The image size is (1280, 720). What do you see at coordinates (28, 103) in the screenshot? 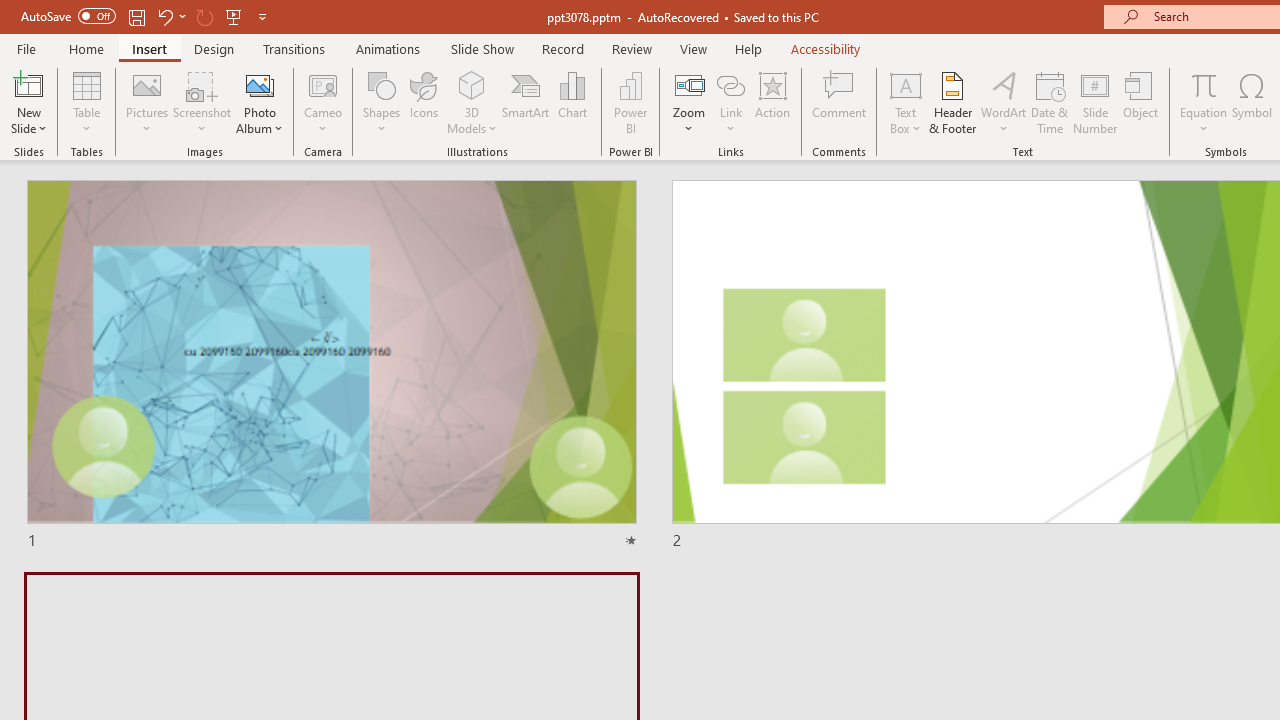
I see `'New Slide'` at bounding box center [28, 103].